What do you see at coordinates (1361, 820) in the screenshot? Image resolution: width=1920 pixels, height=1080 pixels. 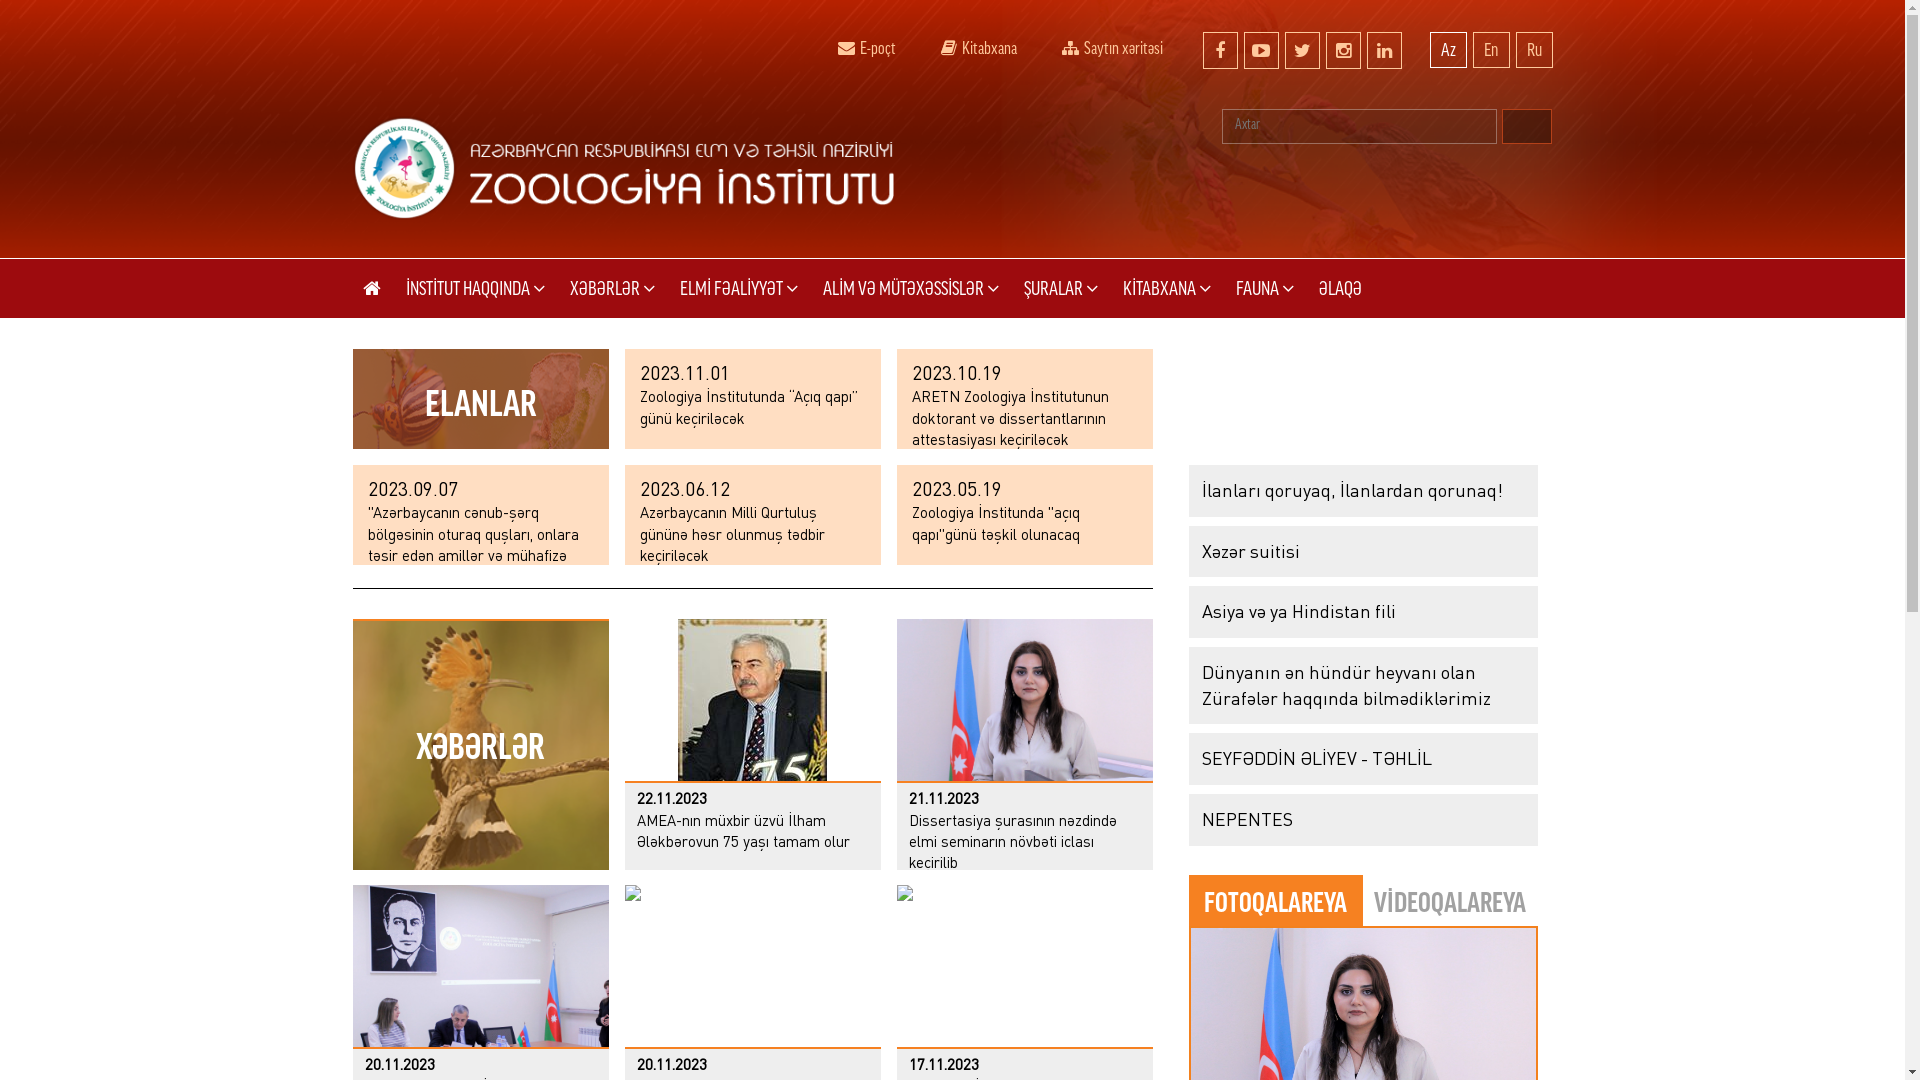 I see `'NEPENTES'` at bounding box center [1361, 820].